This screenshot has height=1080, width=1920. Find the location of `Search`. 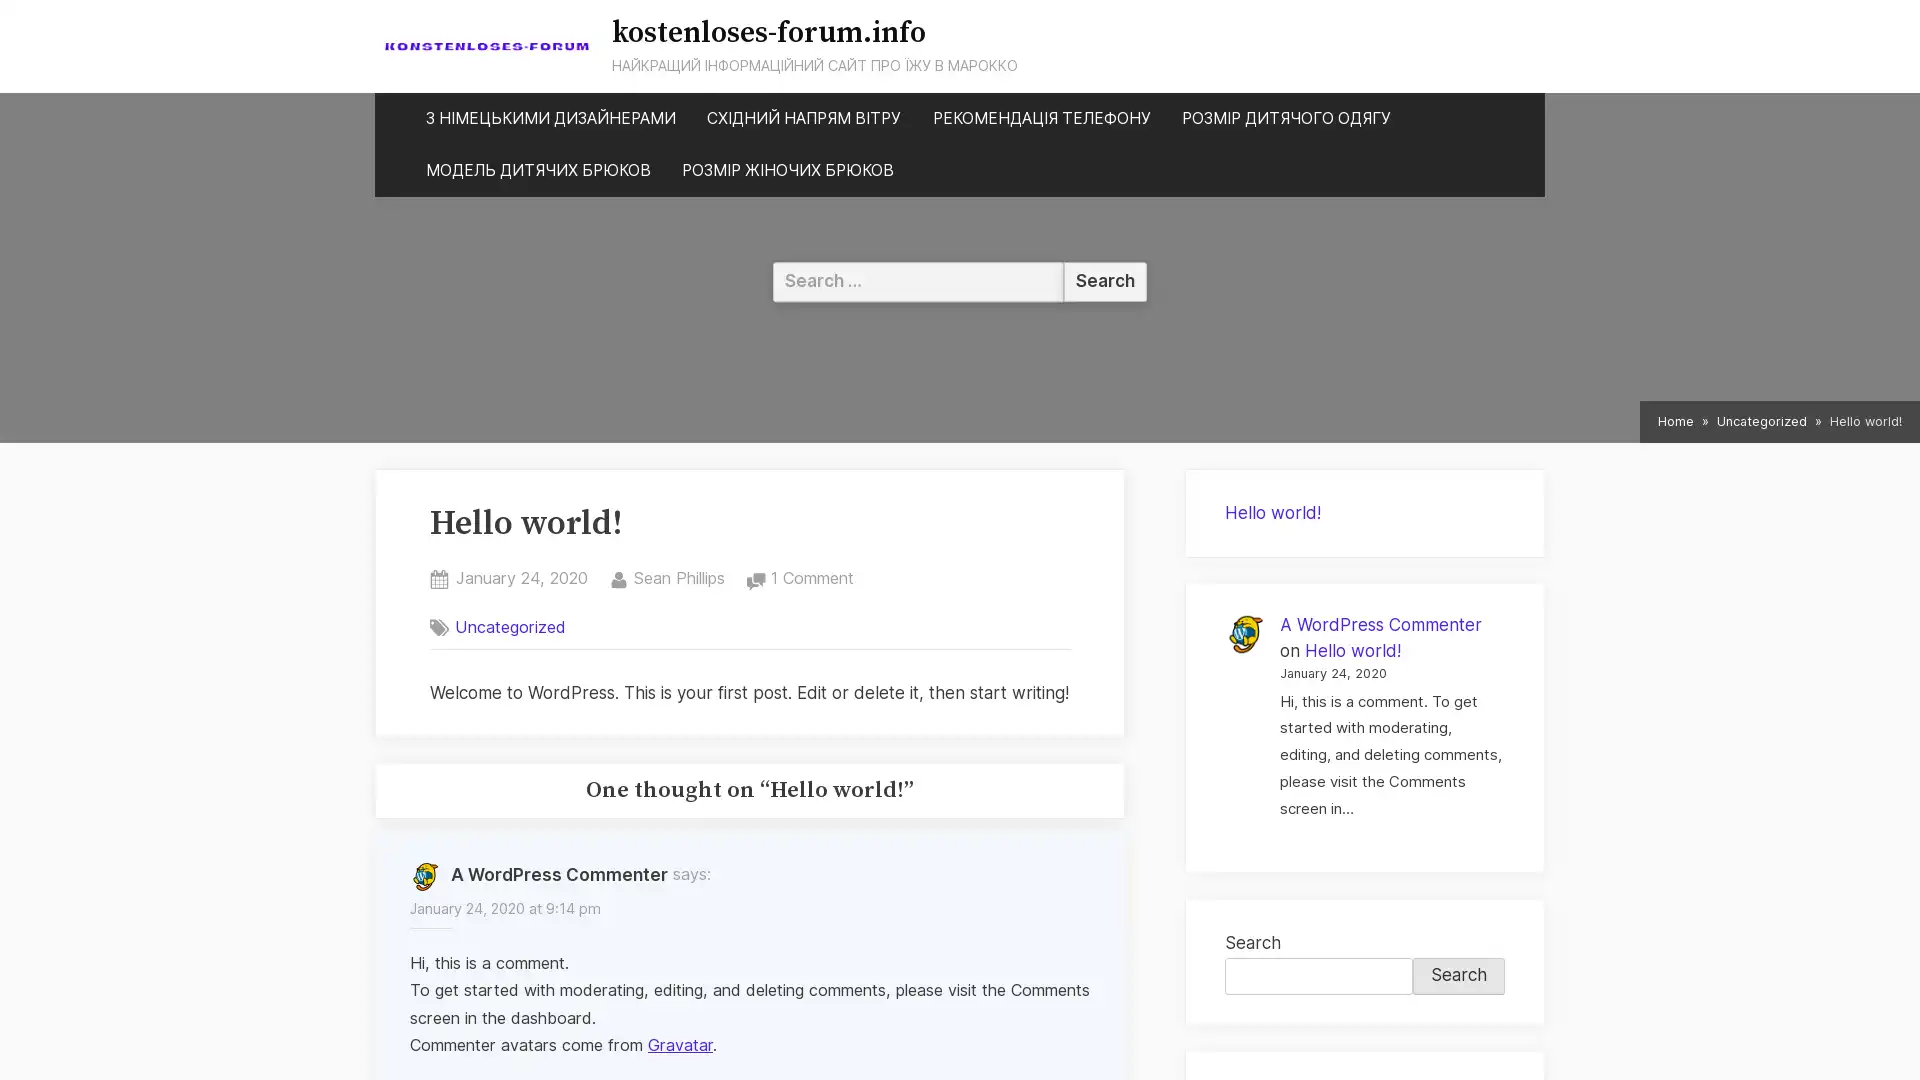

Search is located at coordinates (1459, 974).